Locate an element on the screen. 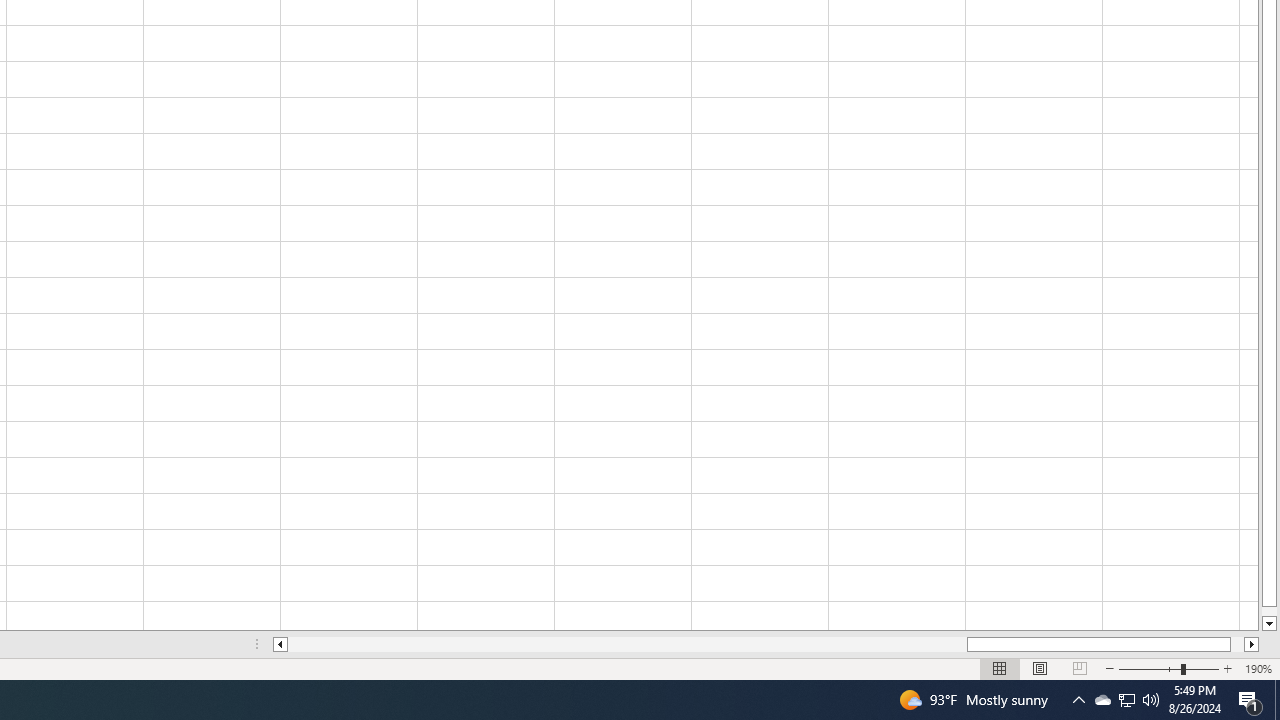 The height and width of the screenshot is (720, 1280). 'Normal' is located at coordinates (1000, 669).